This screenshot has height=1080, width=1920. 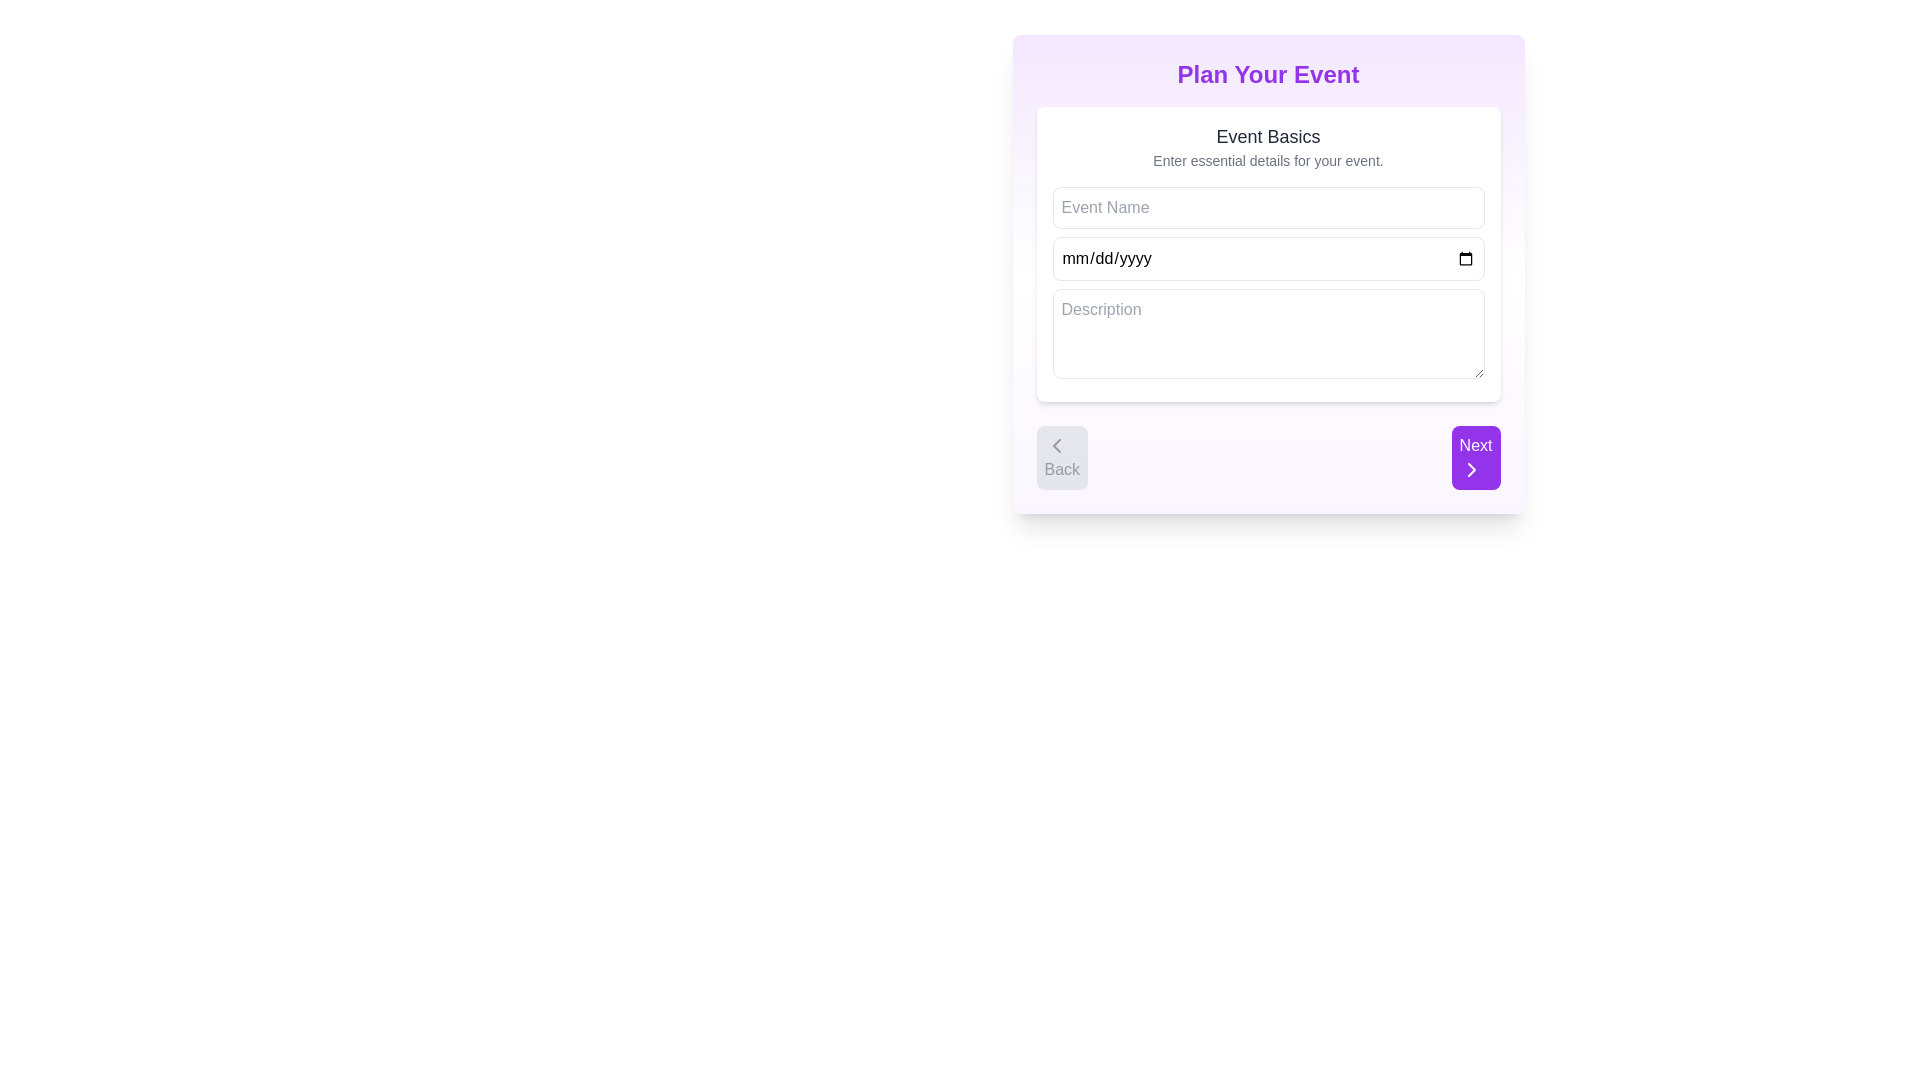 I want to click on the decorative back icon located at the bottom-left corner of the dialog box, which is part of the 'Back' button, so click(x=1055, y=445).